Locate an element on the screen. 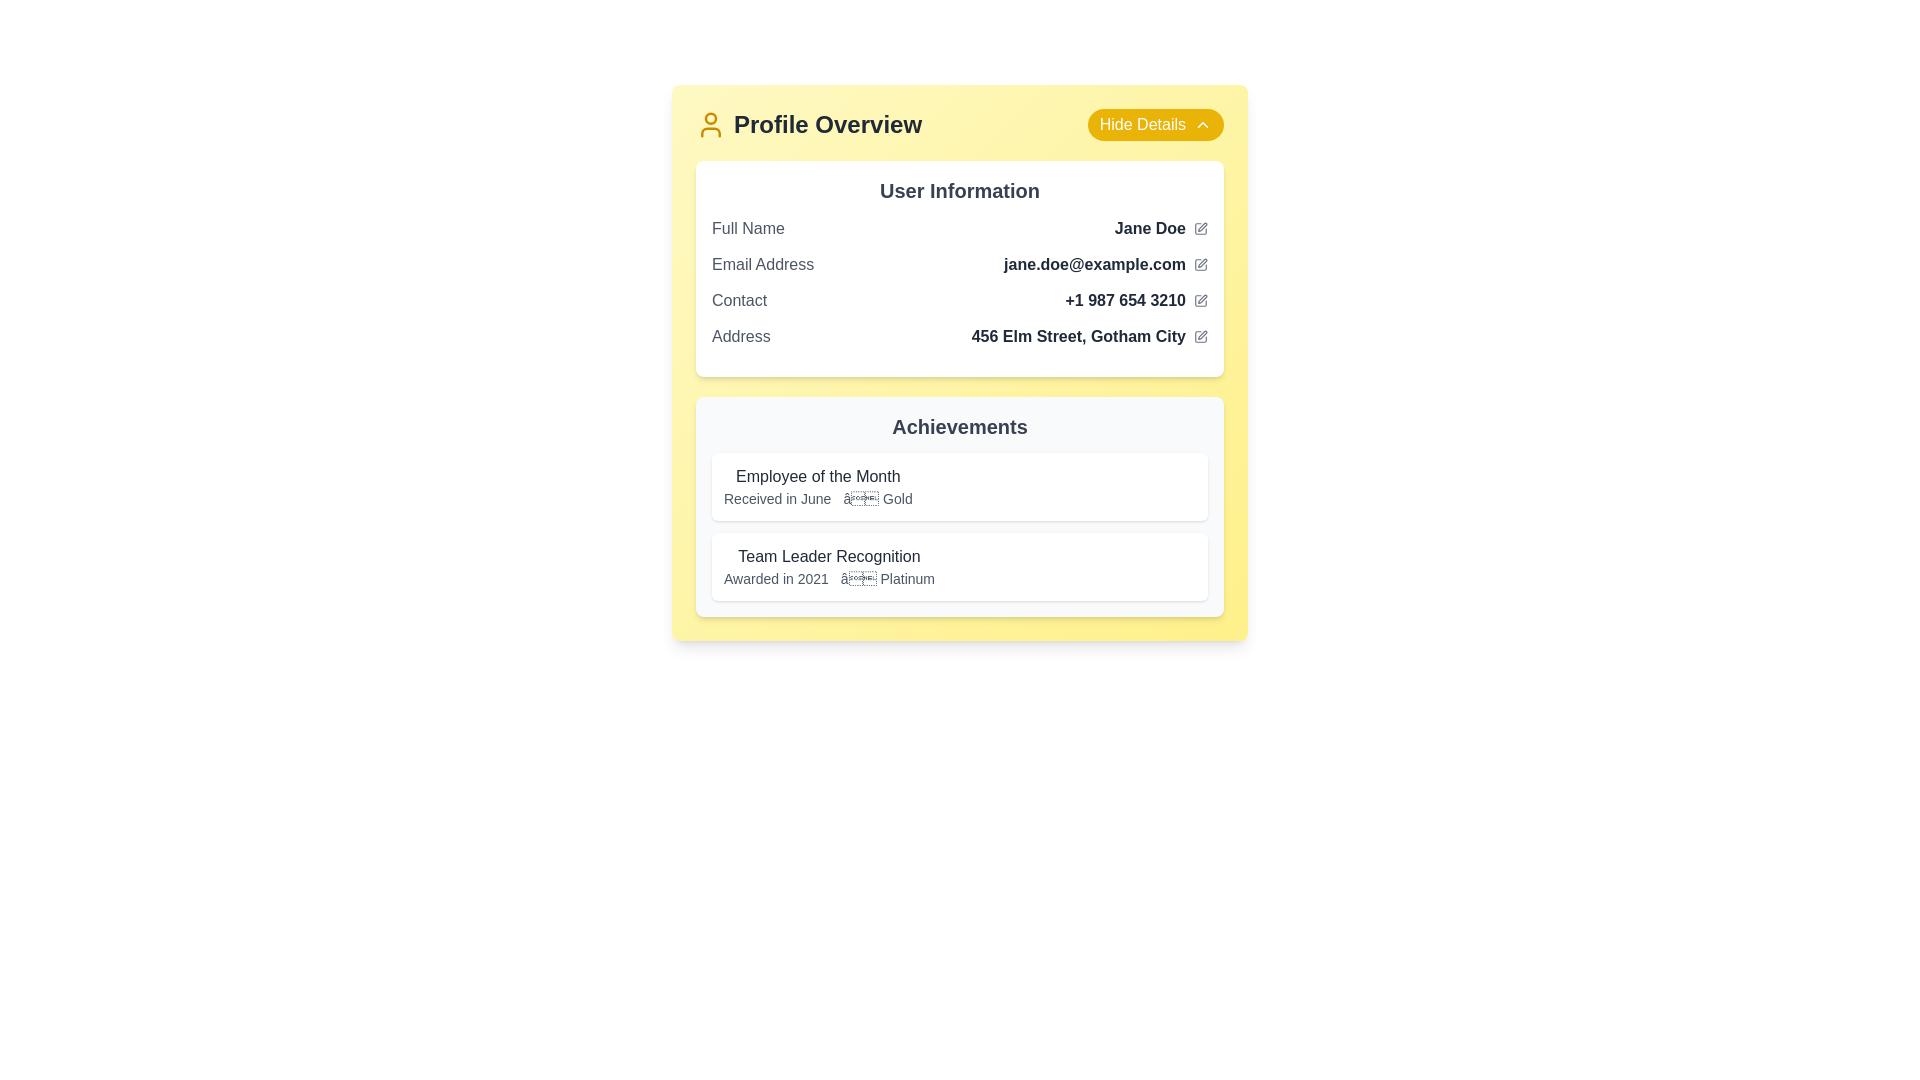  the informational Text label that indicates an achievement, specifically the first line of the entry in the 'Achievements' section is located at coordinates (818, 477).